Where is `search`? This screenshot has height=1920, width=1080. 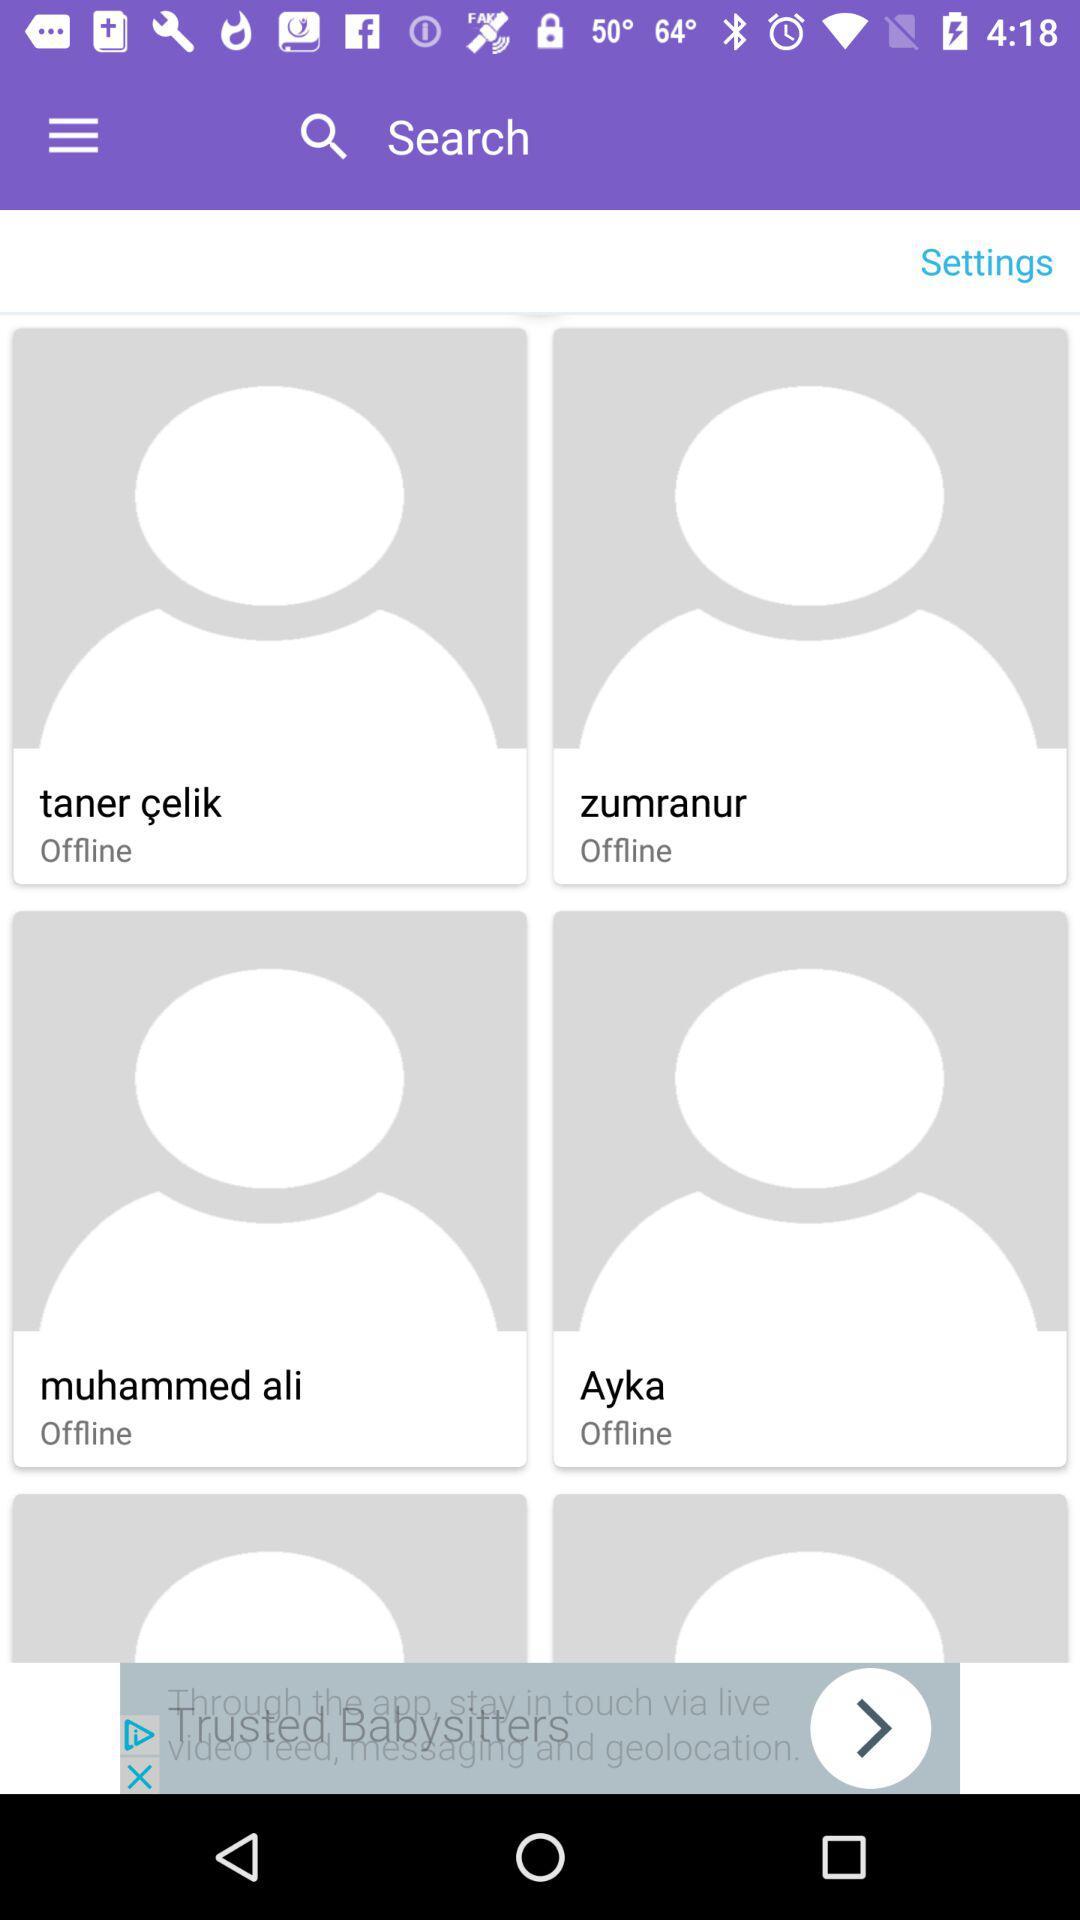 search is located at coordinates (711, 135).